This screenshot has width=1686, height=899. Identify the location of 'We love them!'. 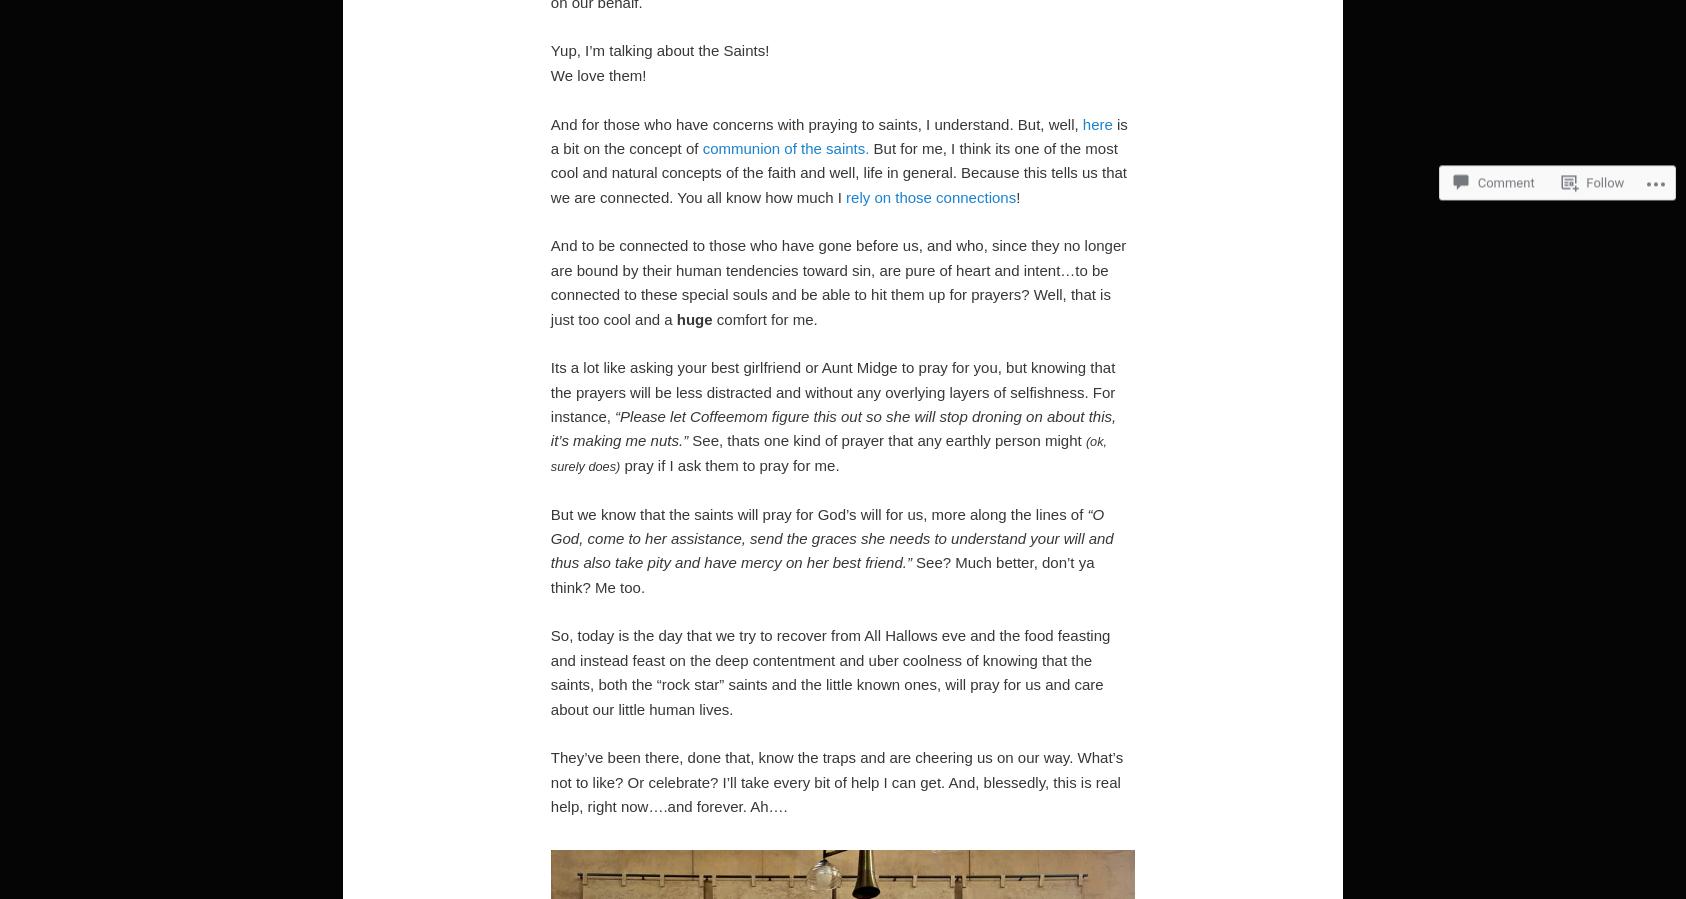
(597, 73).